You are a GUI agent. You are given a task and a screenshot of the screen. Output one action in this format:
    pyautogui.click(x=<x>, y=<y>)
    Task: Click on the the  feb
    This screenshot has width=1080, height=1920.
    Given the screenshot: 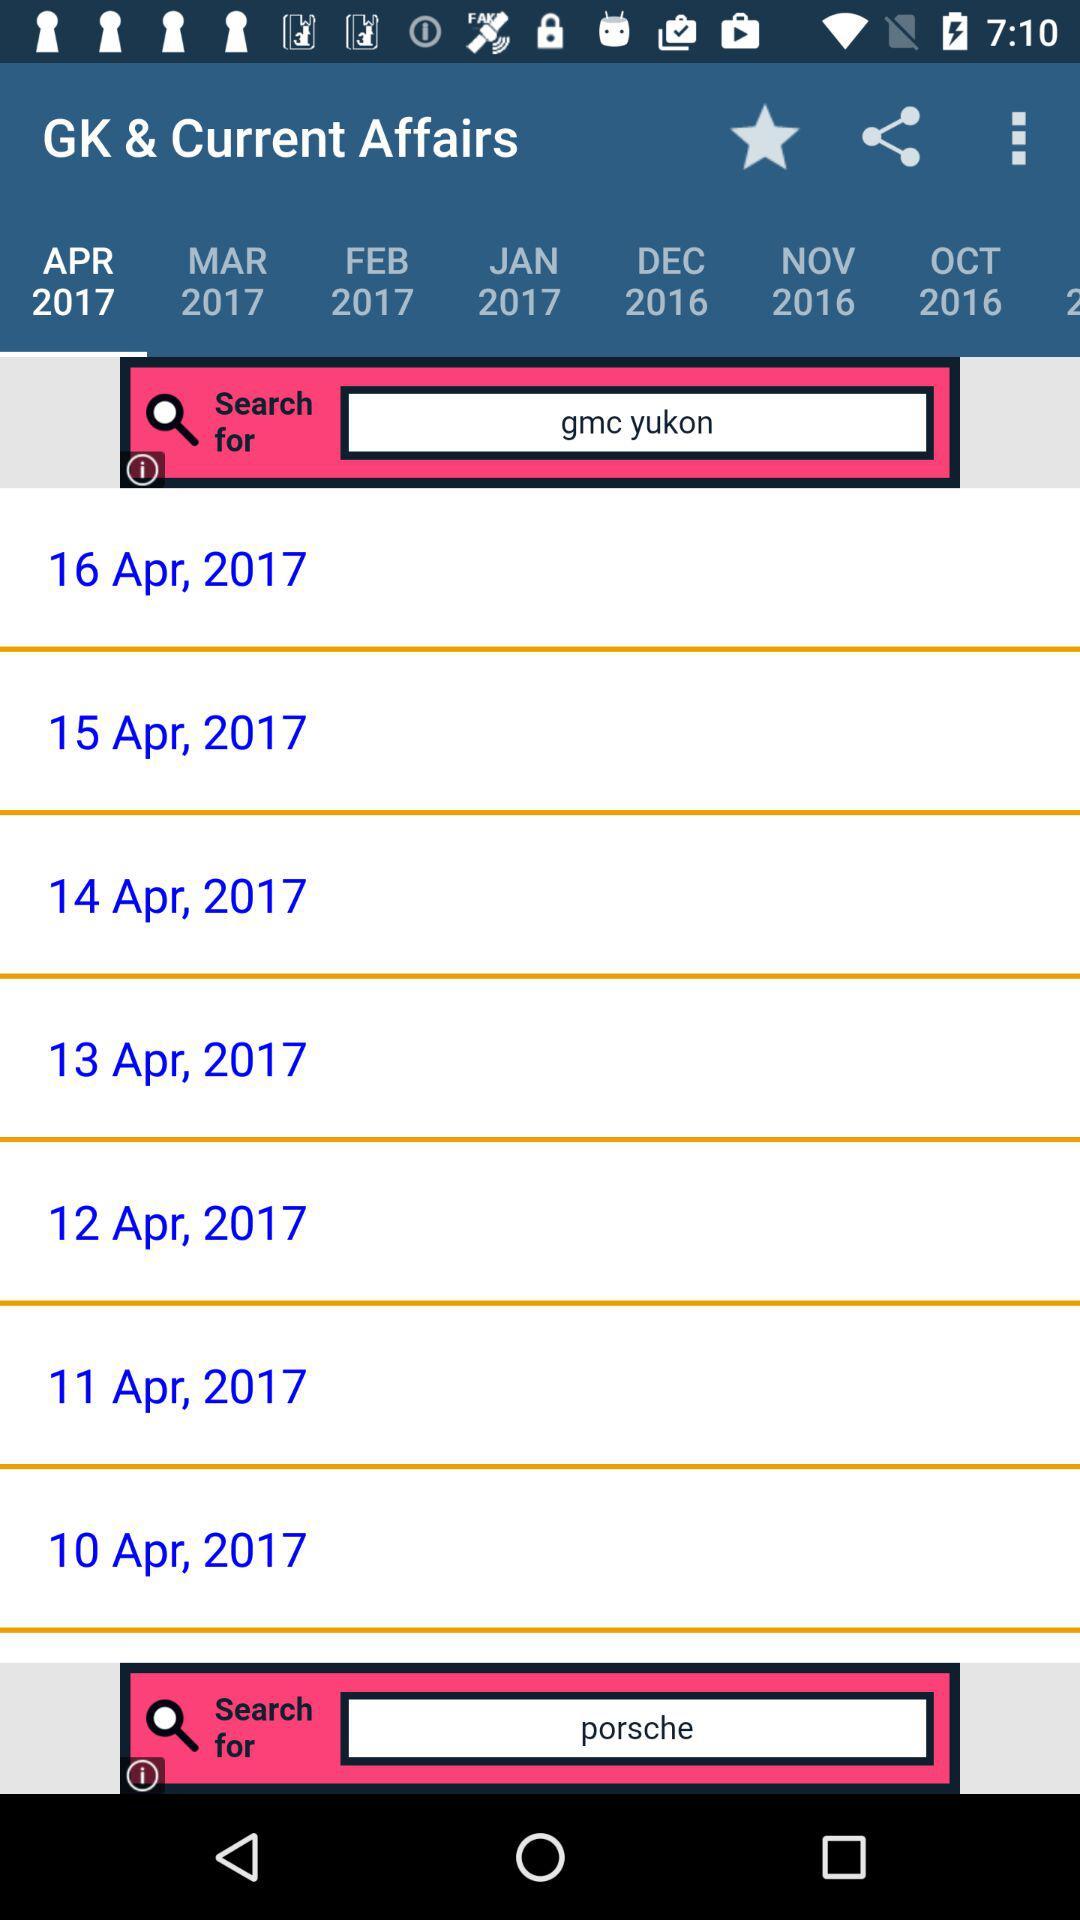 What is the action you would take?
    pyautogui.click(x=372, y=279)
    